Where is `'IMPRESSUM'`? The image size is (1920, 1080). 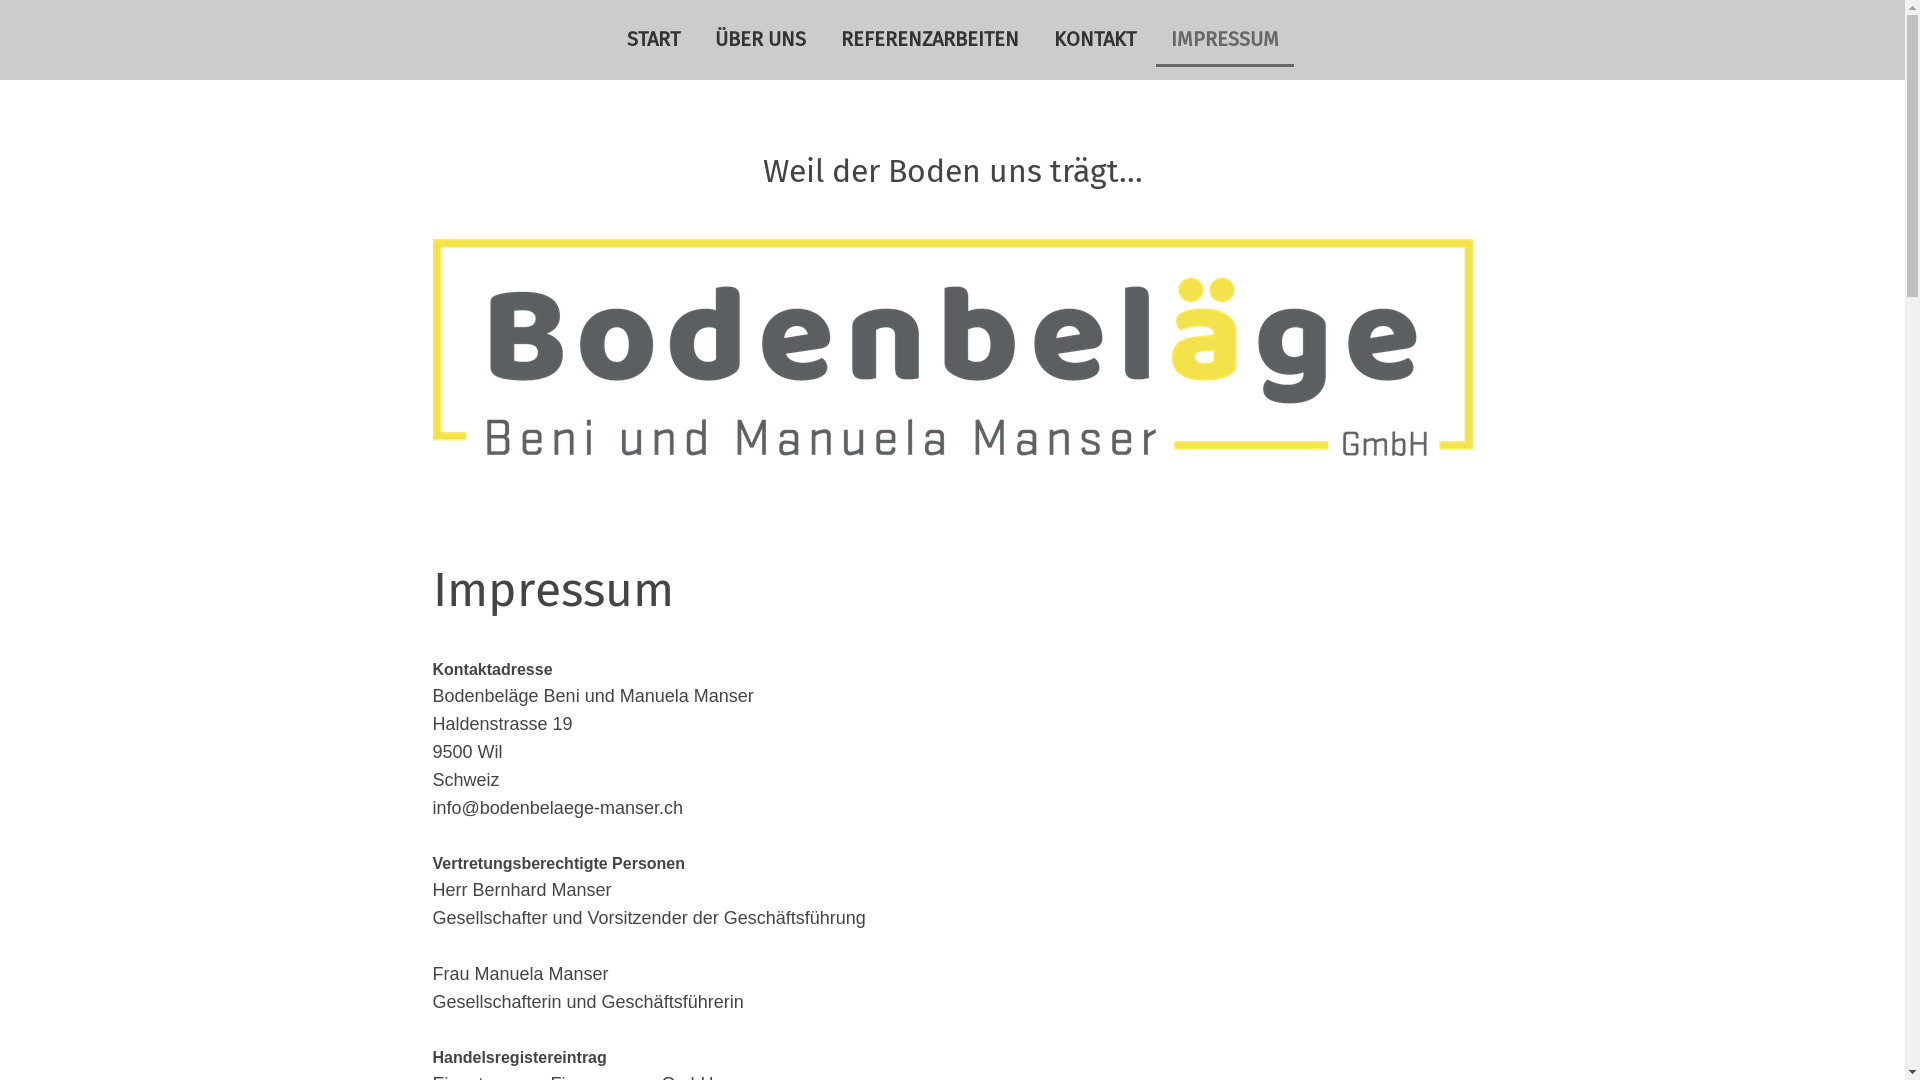 'IMPRESSUM' is located at coordinates (1223, 40).